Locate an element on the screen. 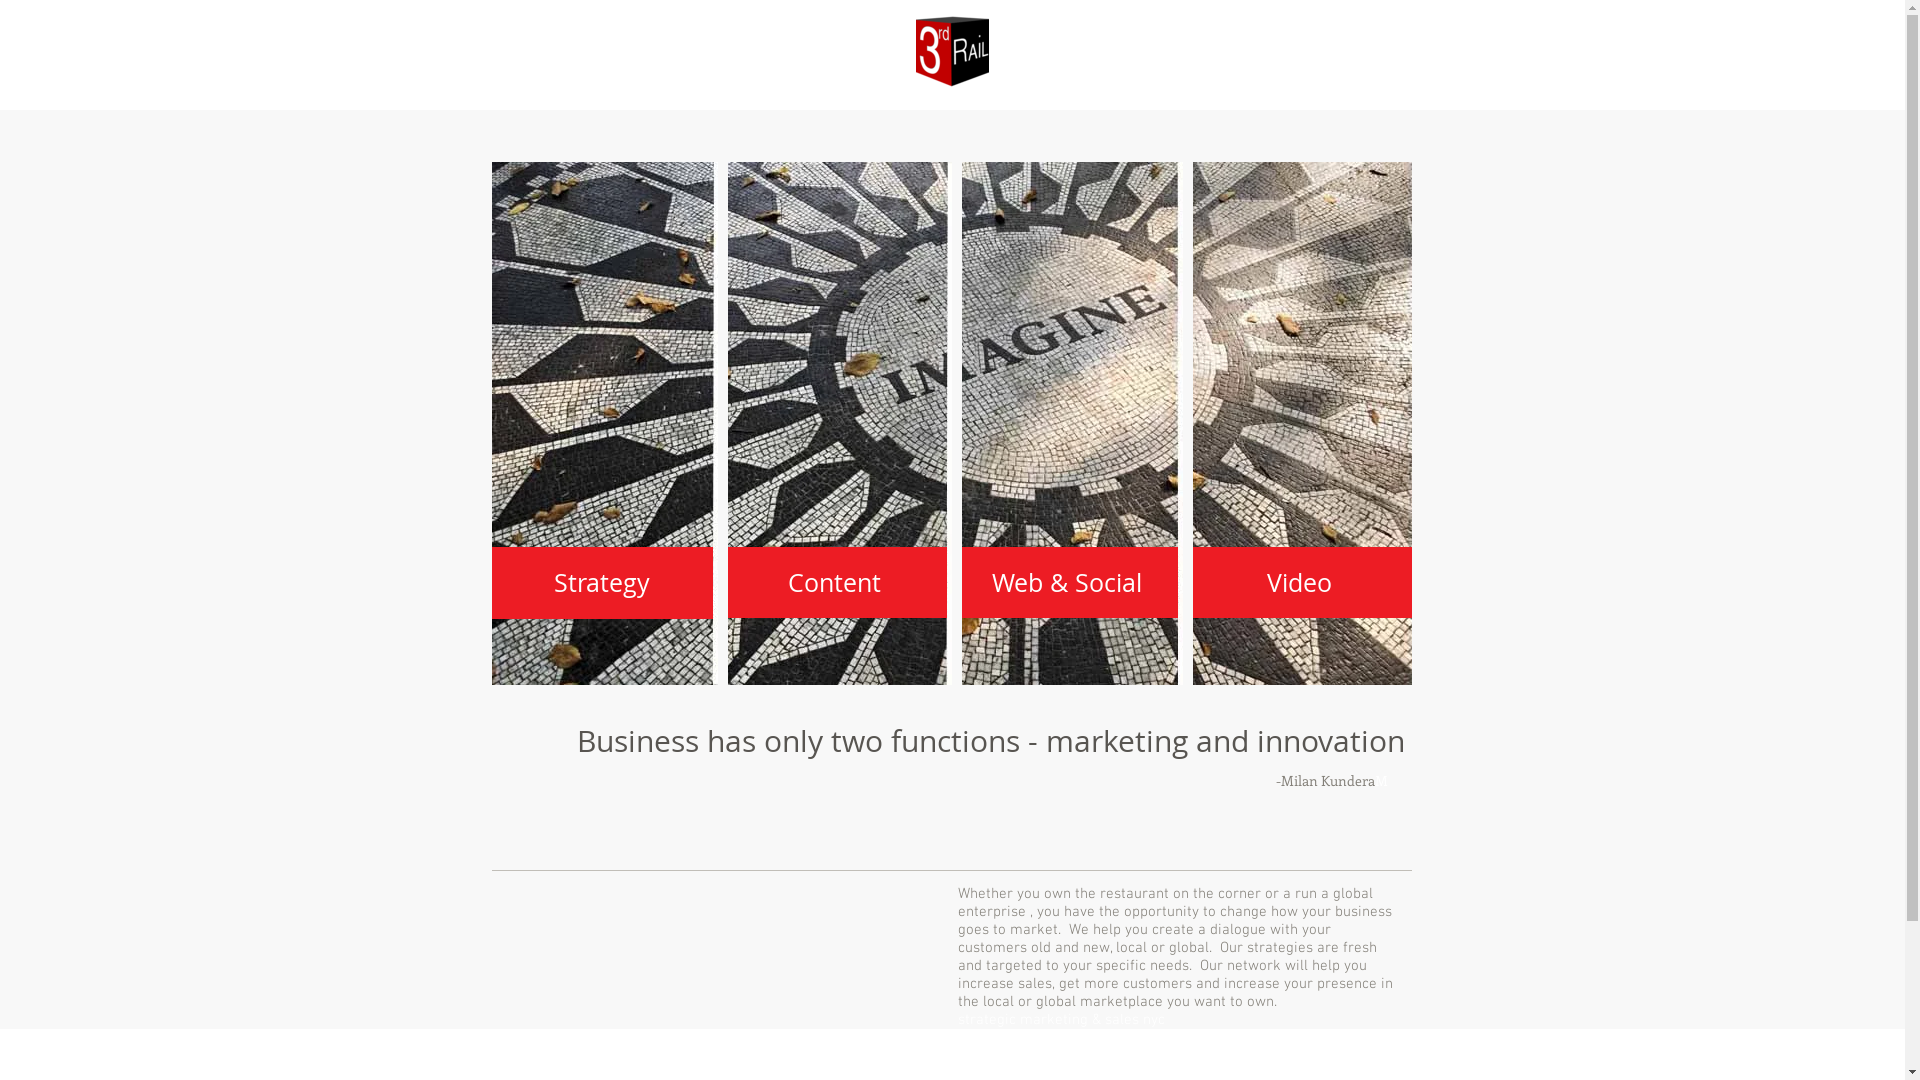 The width and height of the screenshot is (1920, 1080). 'Content' is located at coordinates (834, 582).